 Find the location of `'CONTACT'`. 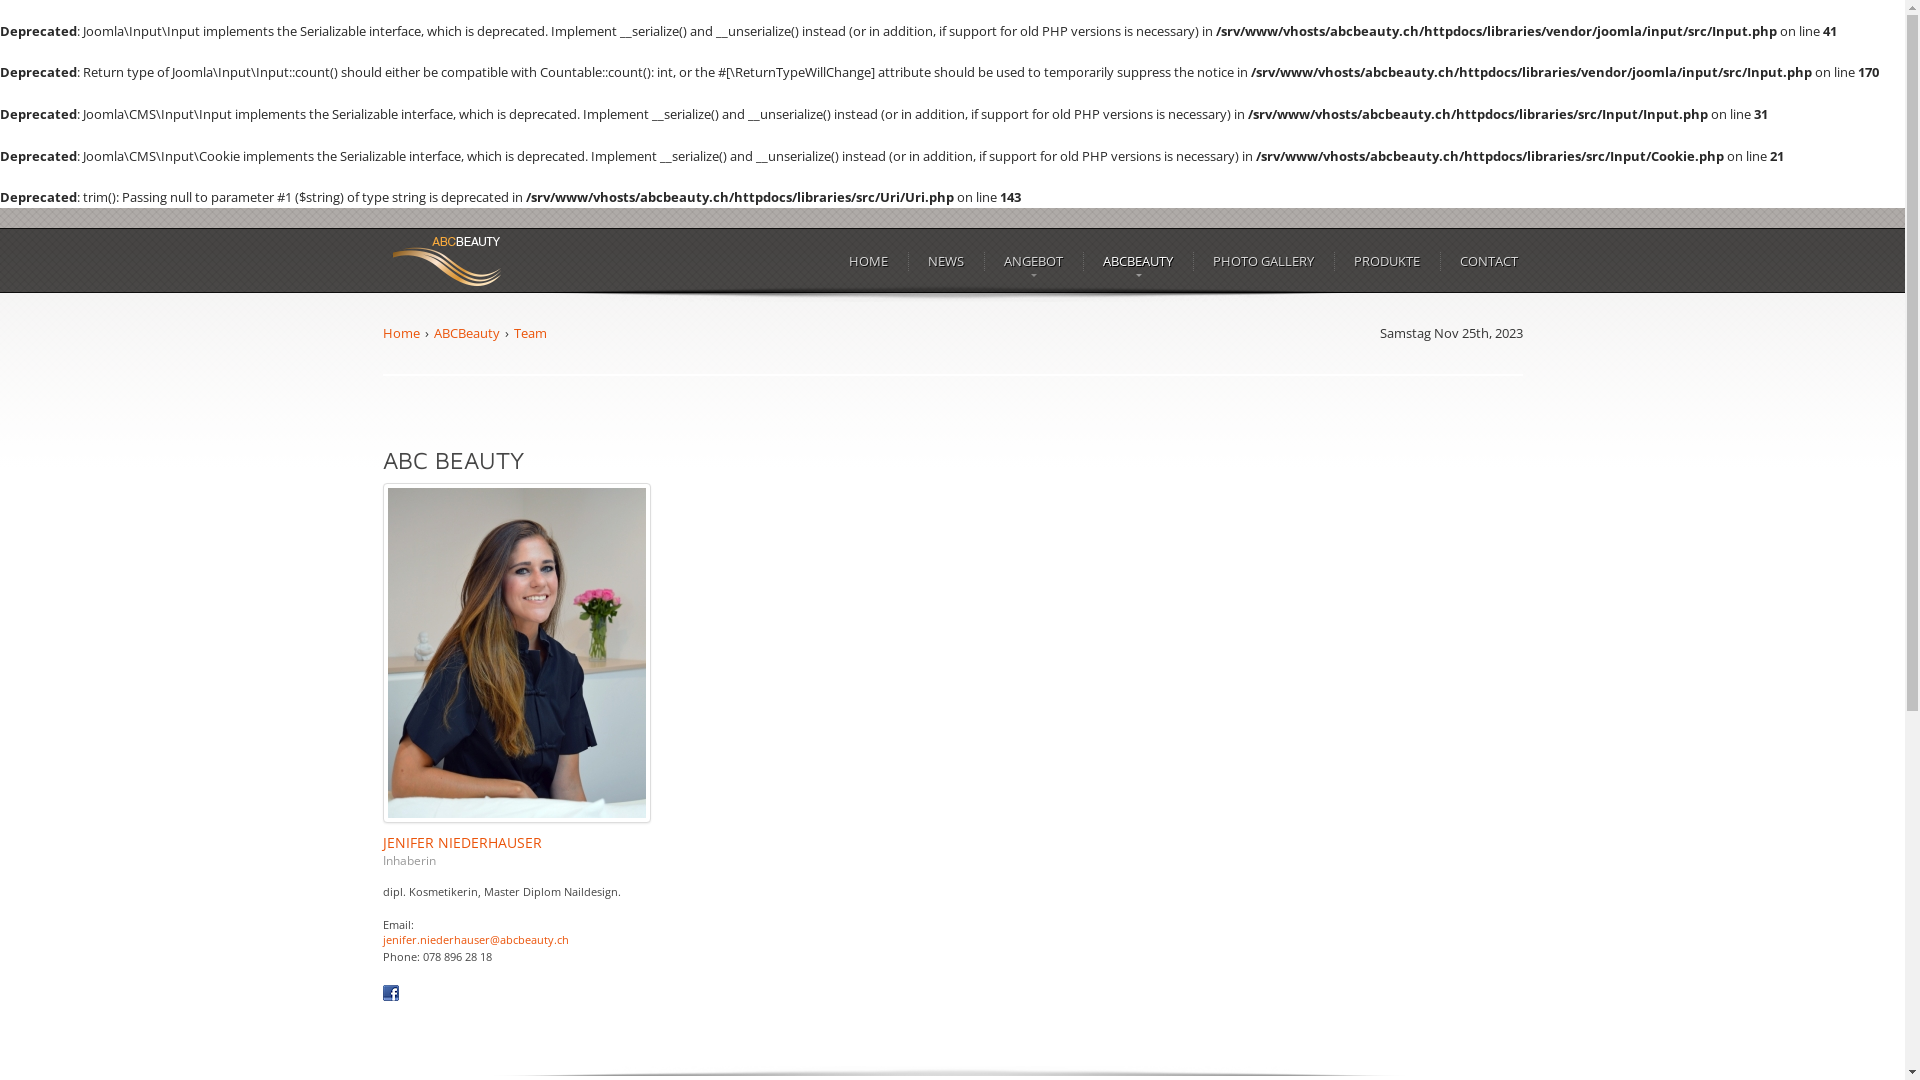

'CONTACT' is located at coordinates (1488, 260).